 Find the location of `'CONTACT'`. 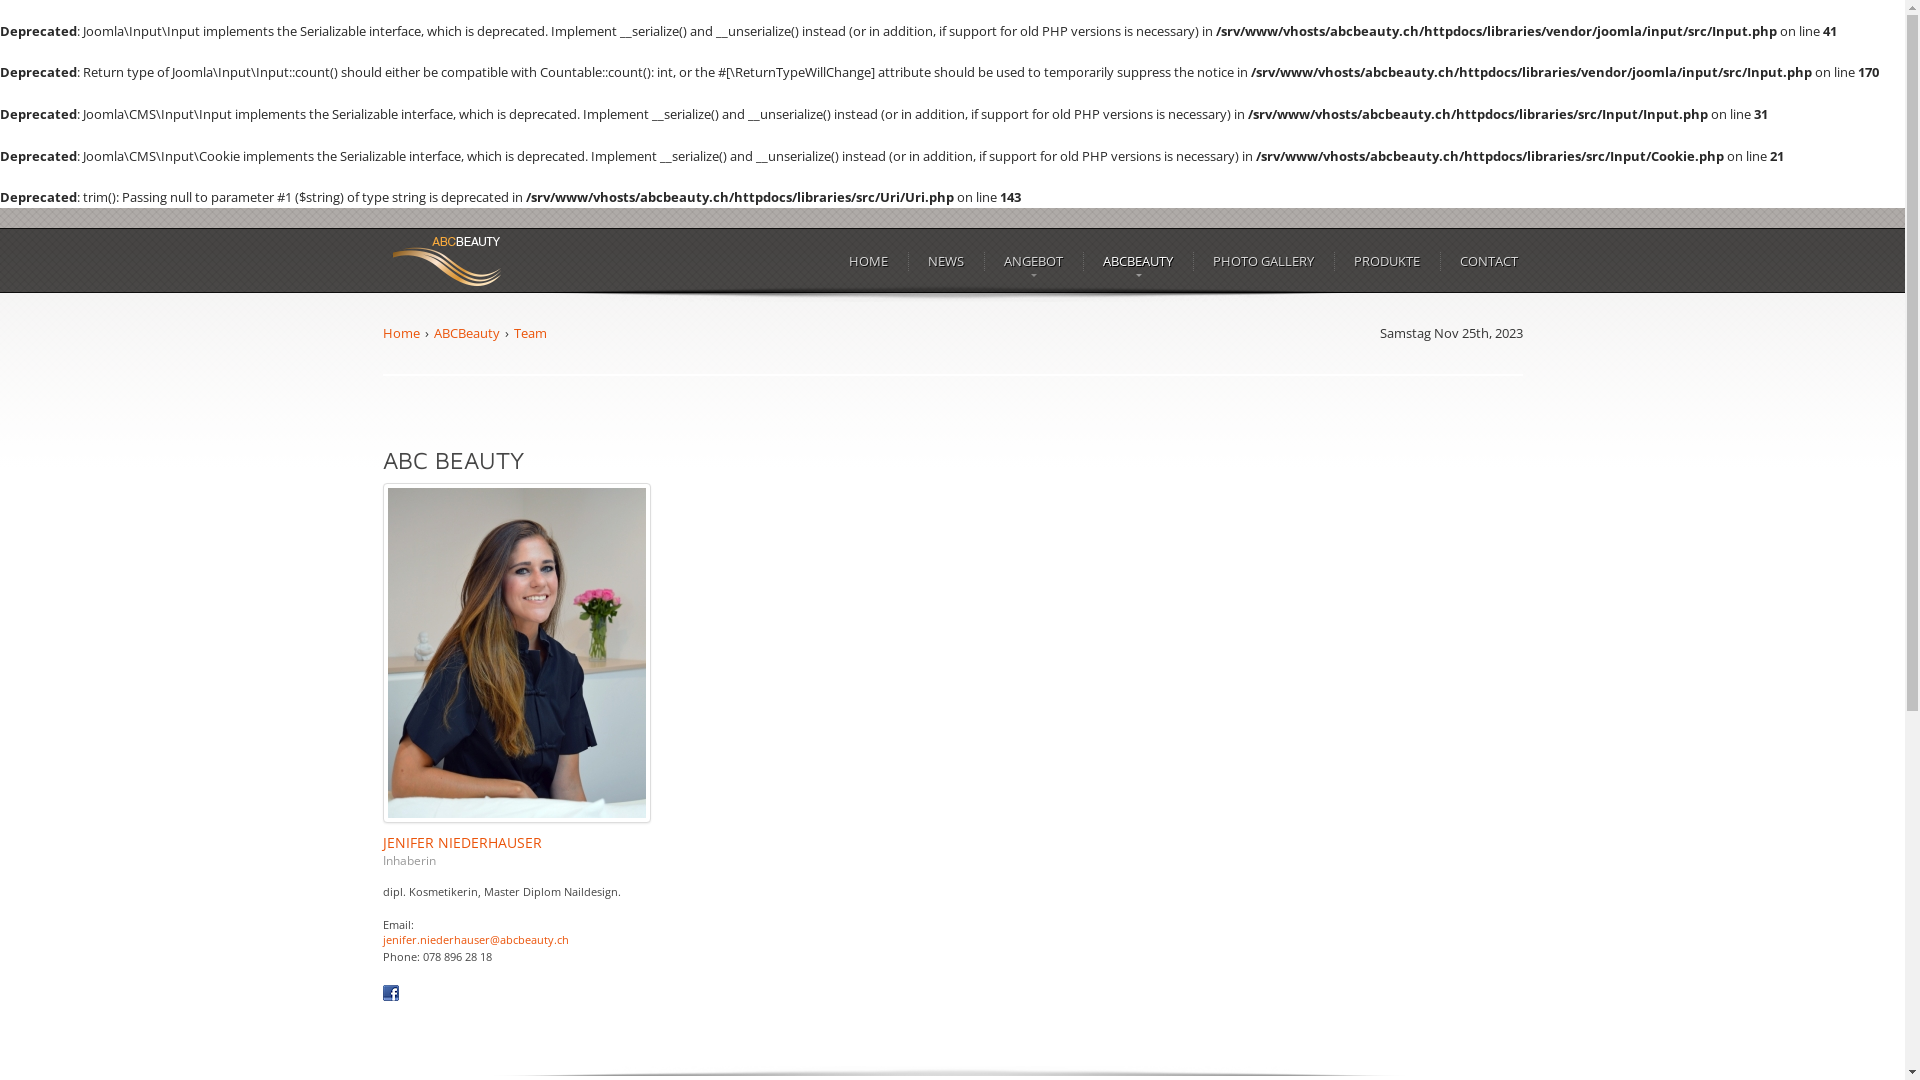

'CONTACT' is located at coordinates (1488, 260).